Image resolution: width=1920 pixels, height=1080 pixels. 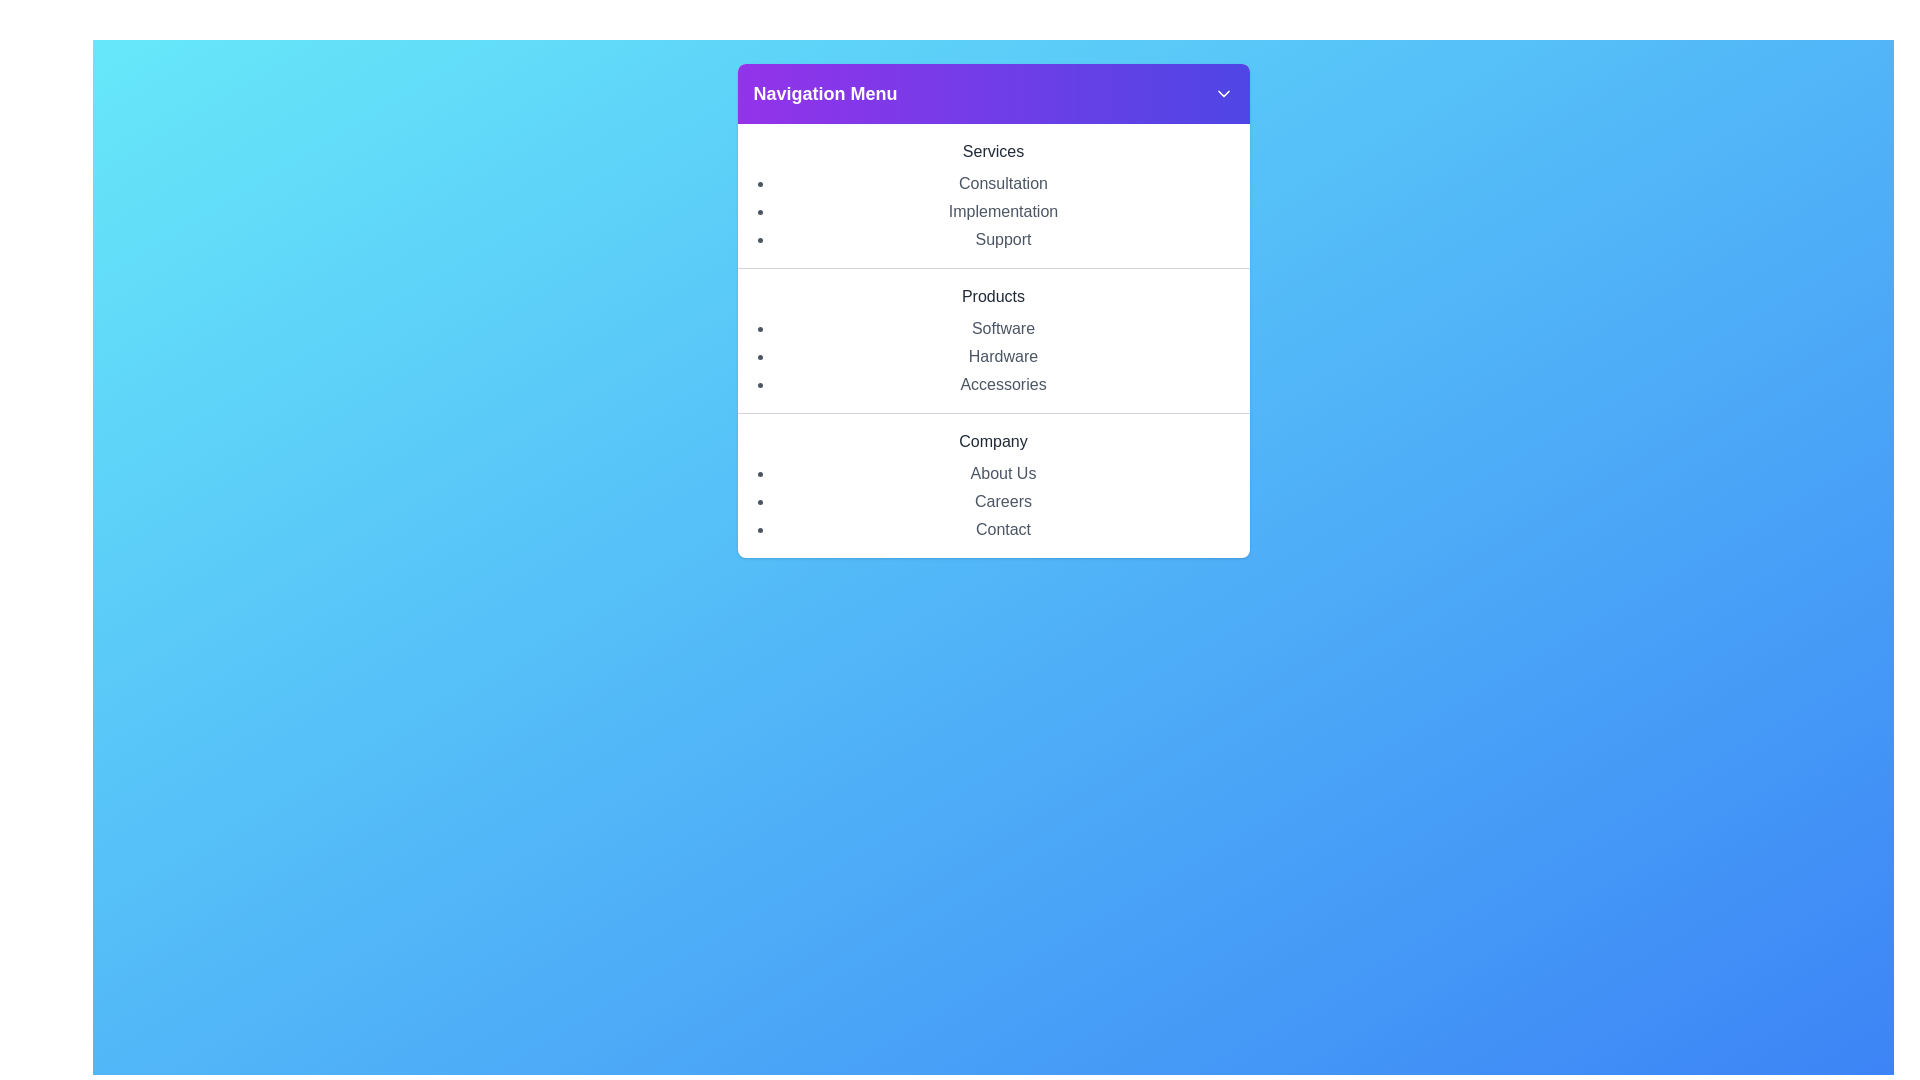 What do you see at coordinates (1003, 385) in the screenshot?
I see `the menu option Accessories within the category Products` at bounding box center [1003, 385].